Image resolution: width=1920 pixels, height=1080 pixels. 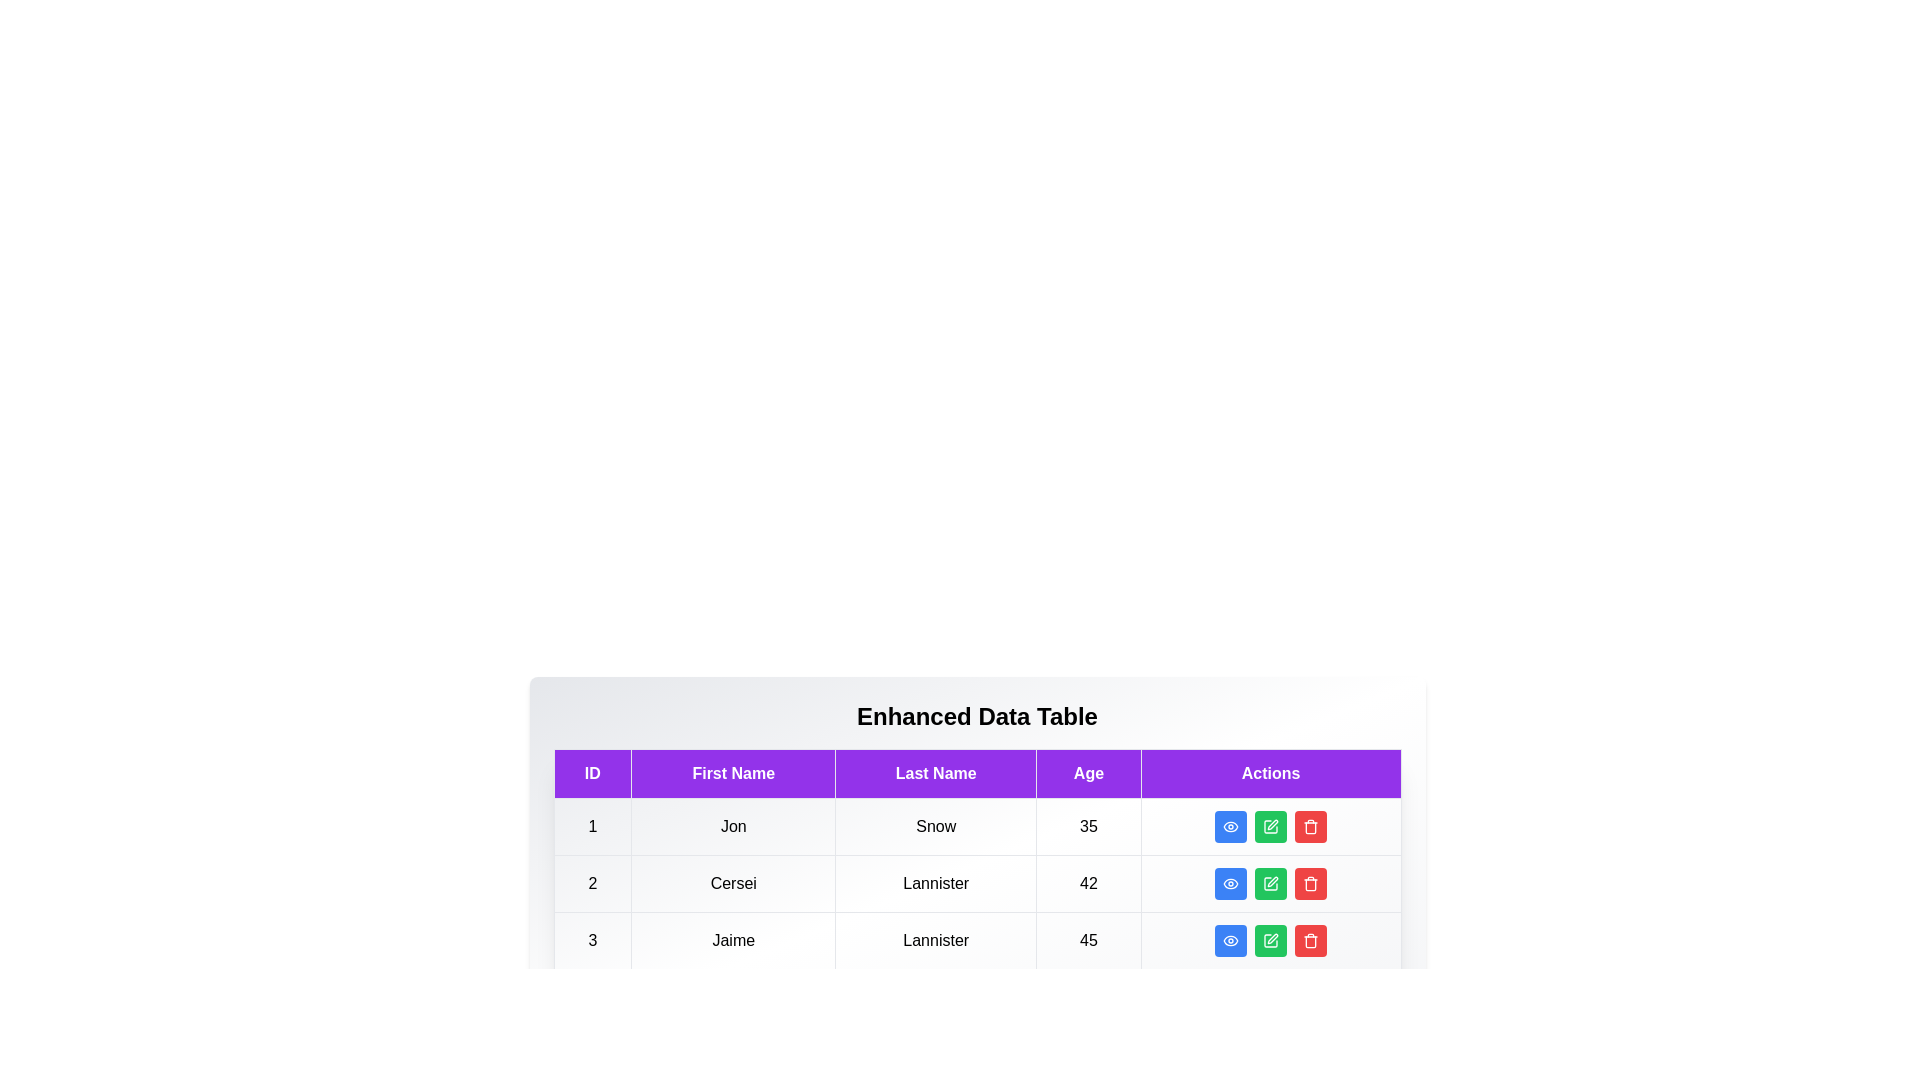 What do you see at coordinates (977, 826) in the screenshot?
I see `the row corresponding to 1 to highlight it` at bounding box center [977, 826].